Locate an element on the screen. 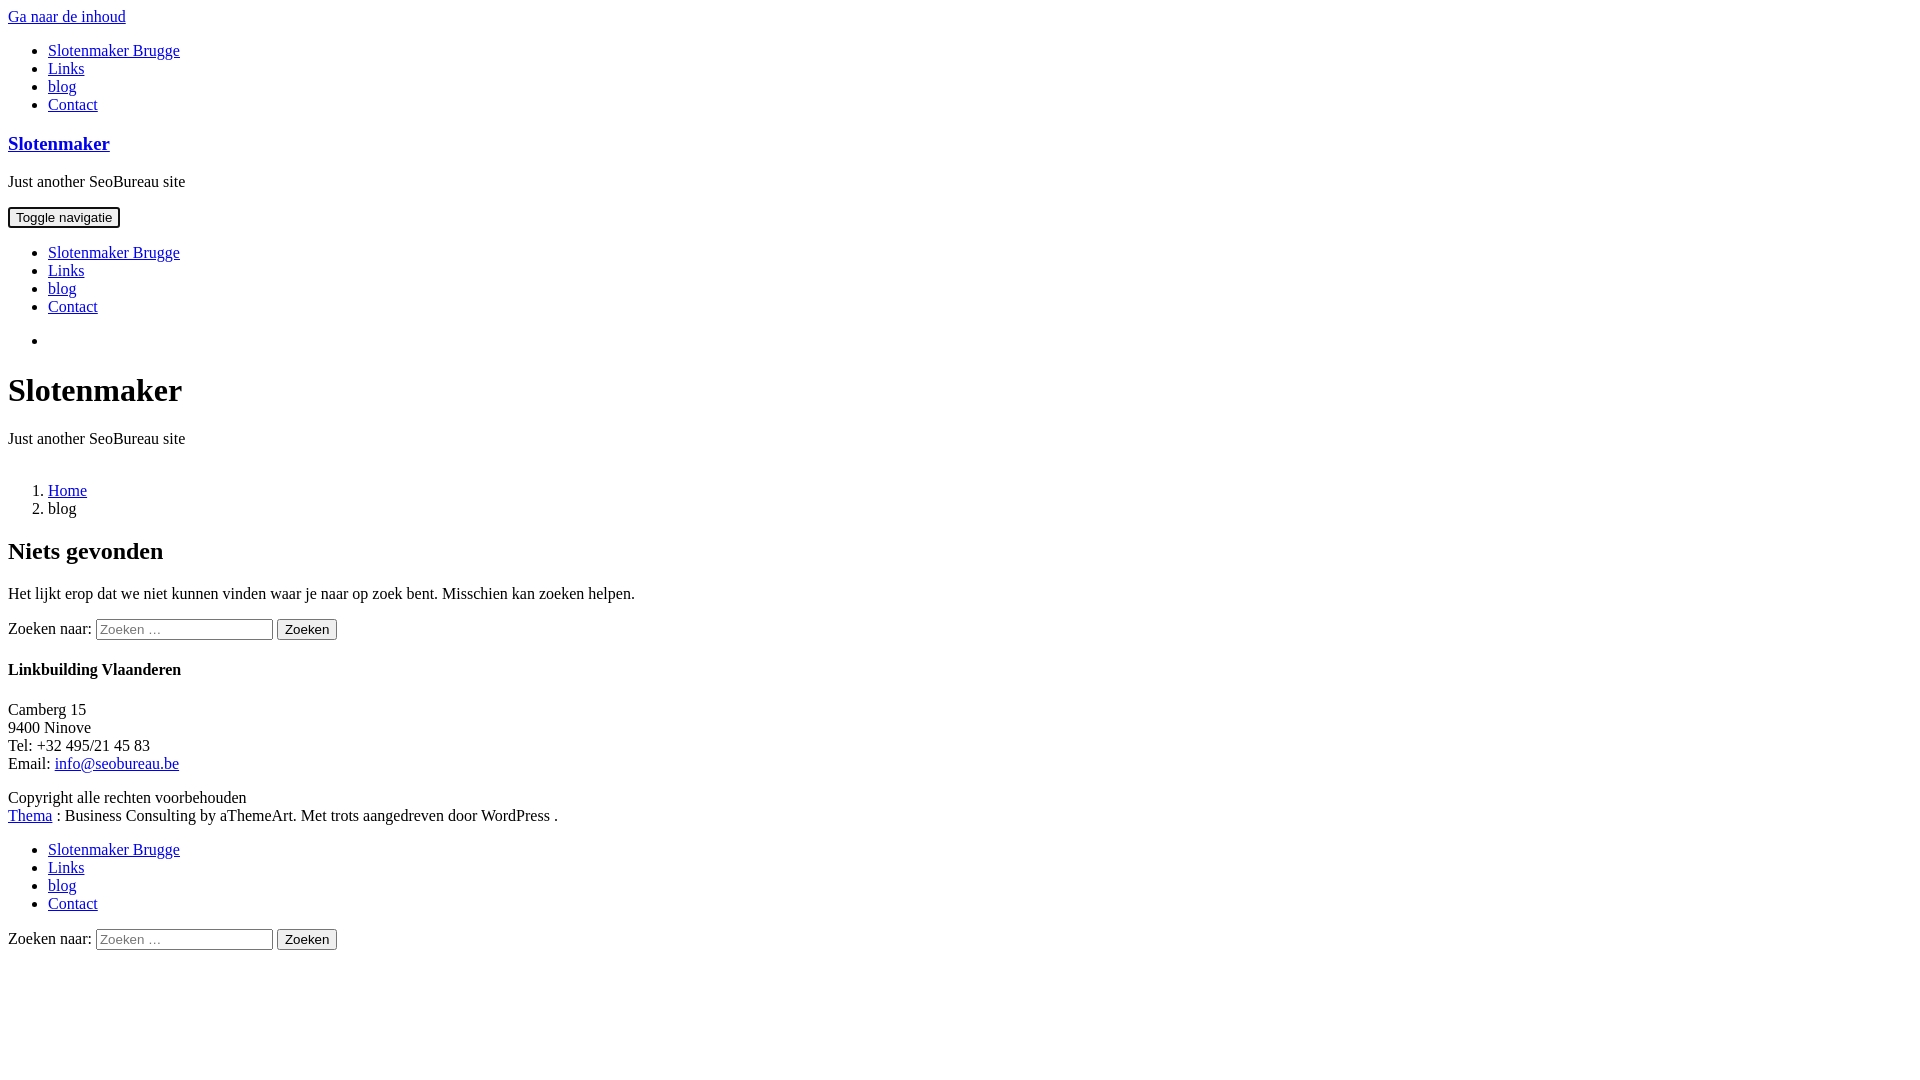  'info@seobureau.be' is located at coordinates (115, 763).